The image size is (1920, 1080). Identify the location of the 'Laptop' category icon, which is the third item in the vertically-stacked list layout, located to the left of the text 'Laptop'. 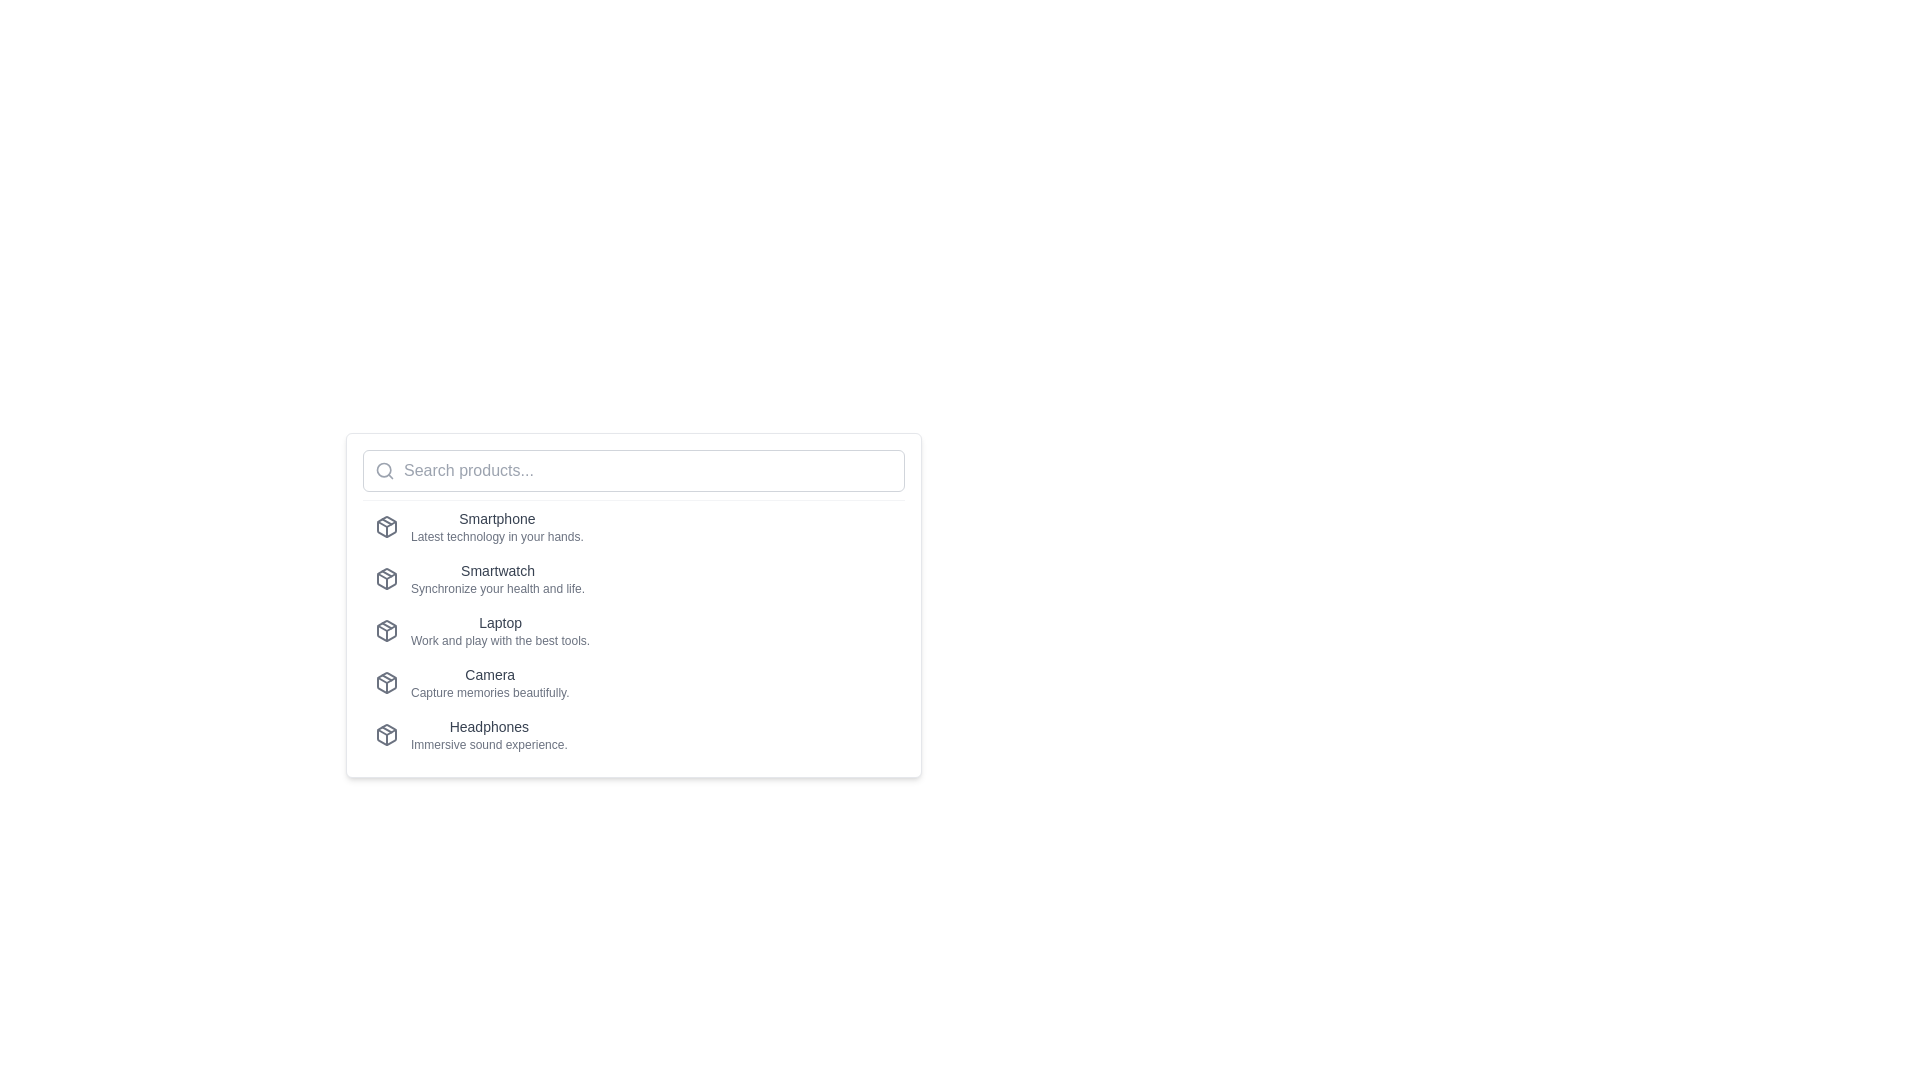
(387, 631).